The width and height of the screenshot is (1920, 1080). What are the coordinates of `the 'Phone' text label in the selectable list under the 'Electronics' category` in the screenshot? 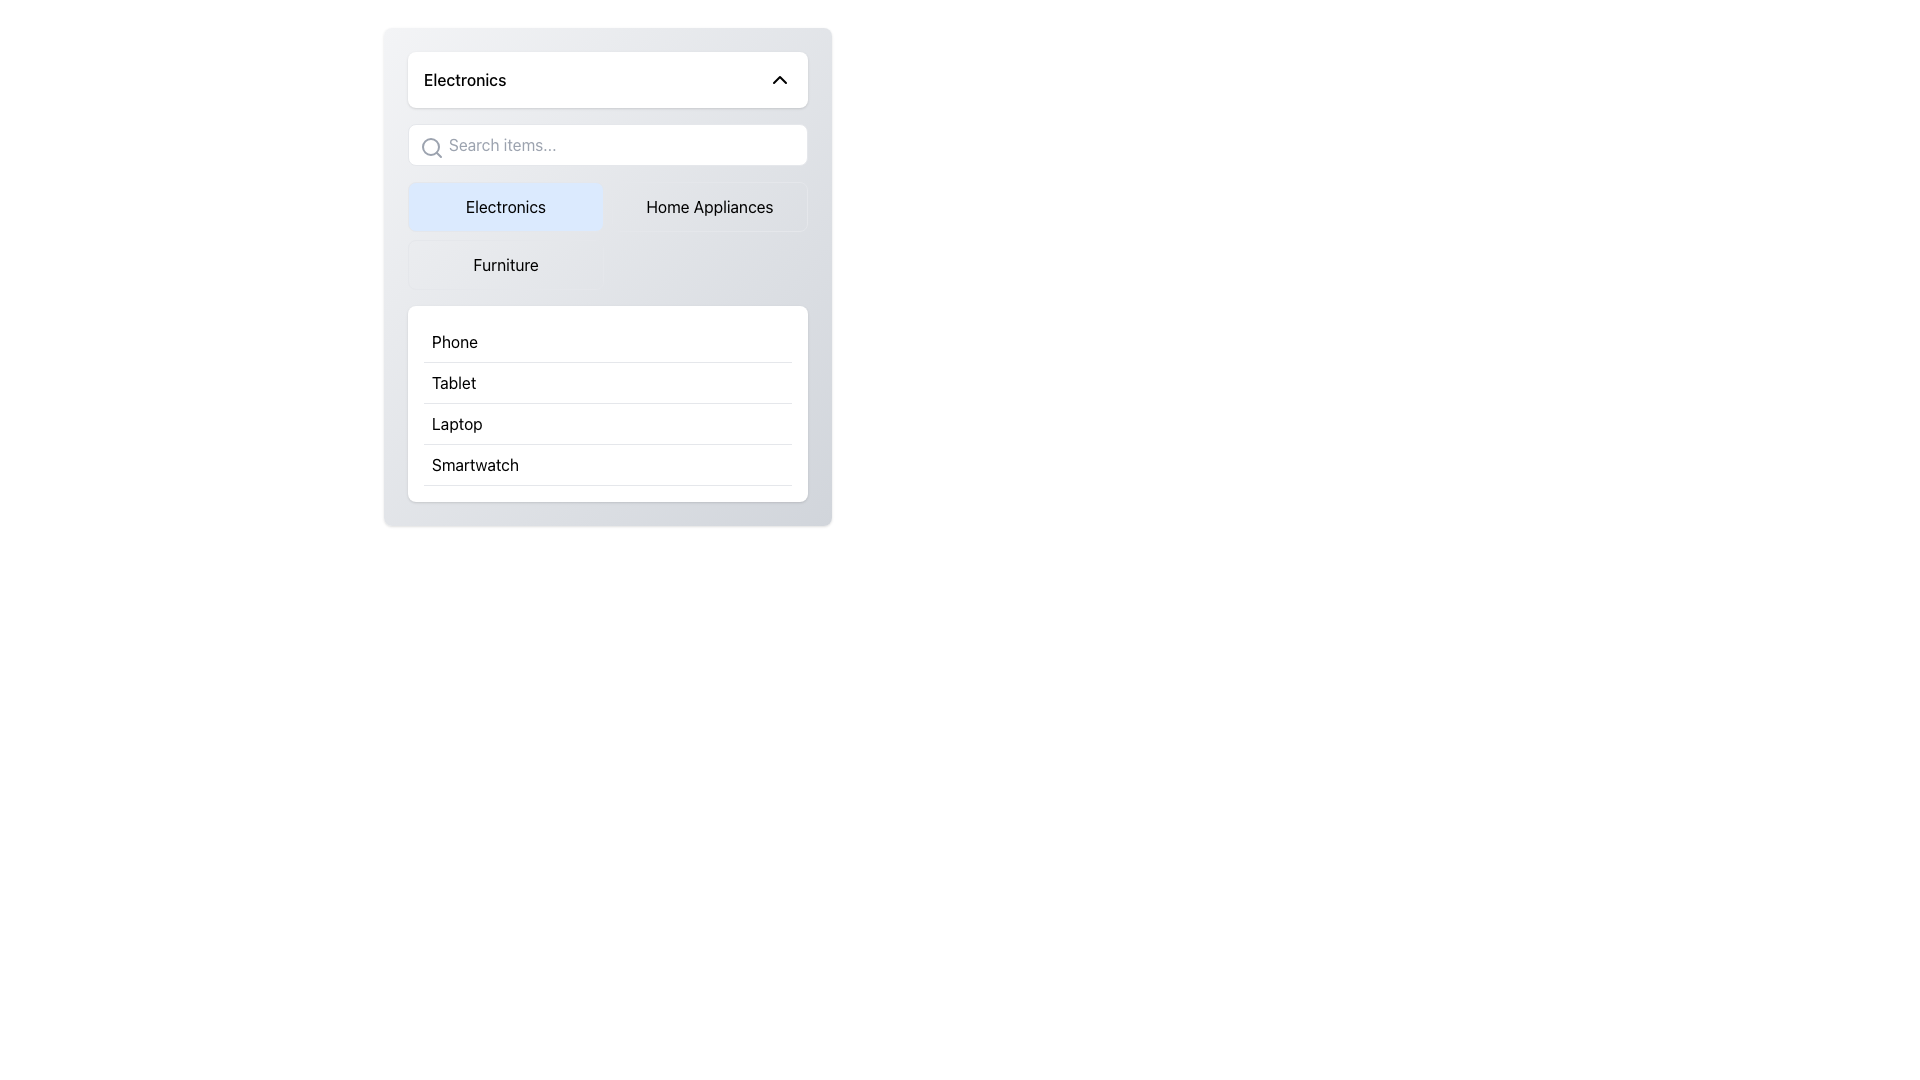 It's located at (454, 341).